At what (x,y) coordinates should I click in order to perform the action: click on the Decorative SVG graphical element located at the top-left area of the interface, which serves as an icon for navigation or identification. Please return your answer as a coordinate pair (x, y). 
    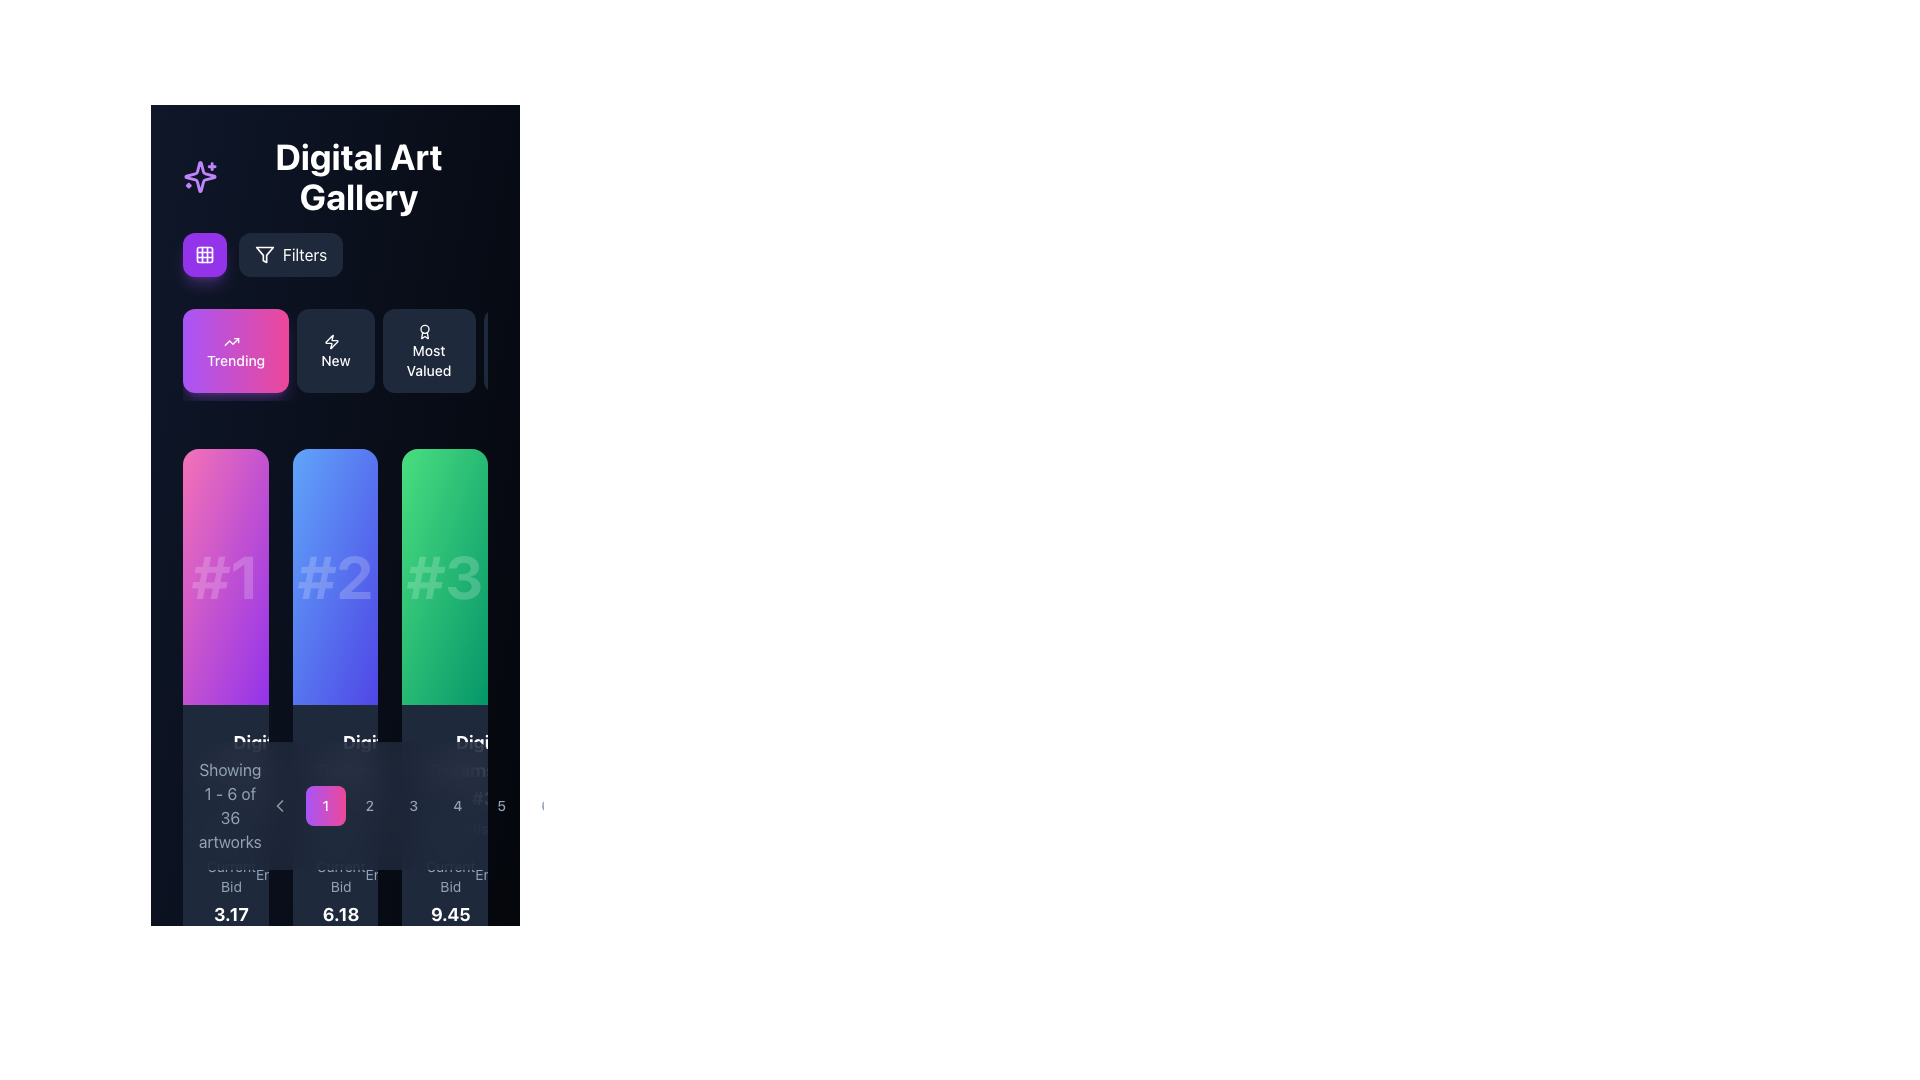
    Looking at the image, I should click on (331, 341).